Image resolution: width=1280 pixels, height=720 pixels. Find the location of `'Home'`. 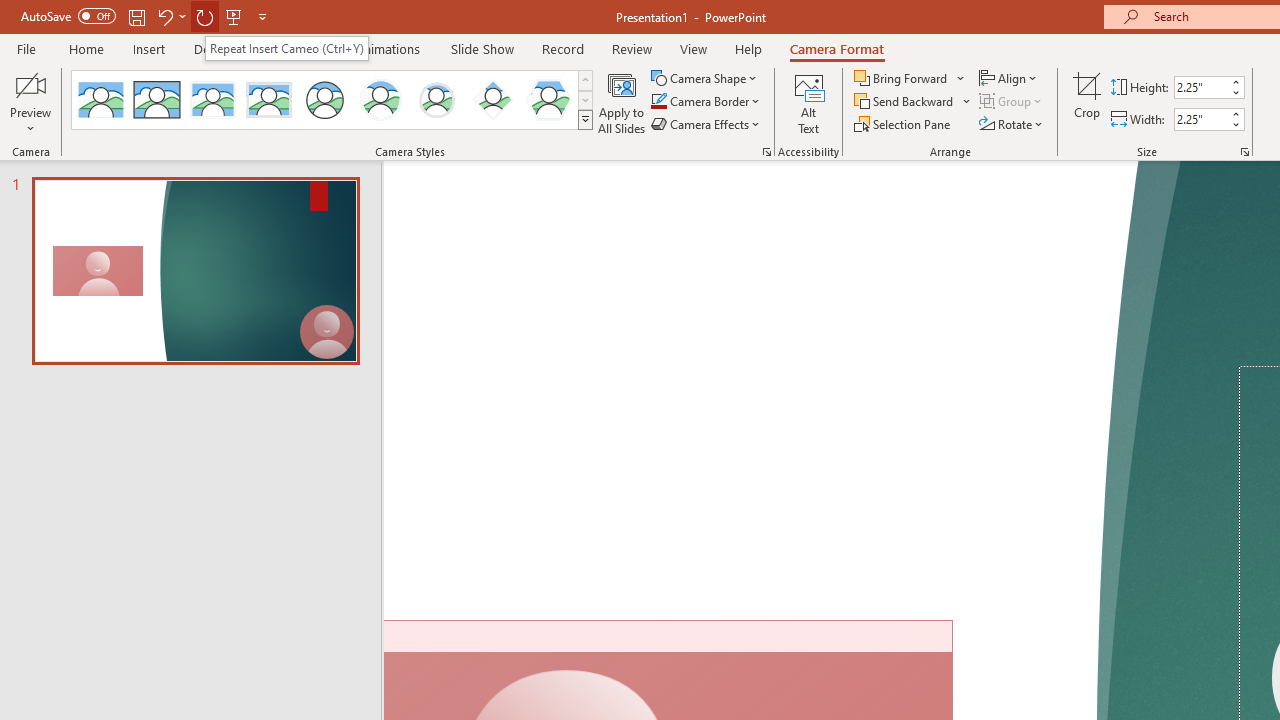

'Home' is located at coordinates (85, 48).